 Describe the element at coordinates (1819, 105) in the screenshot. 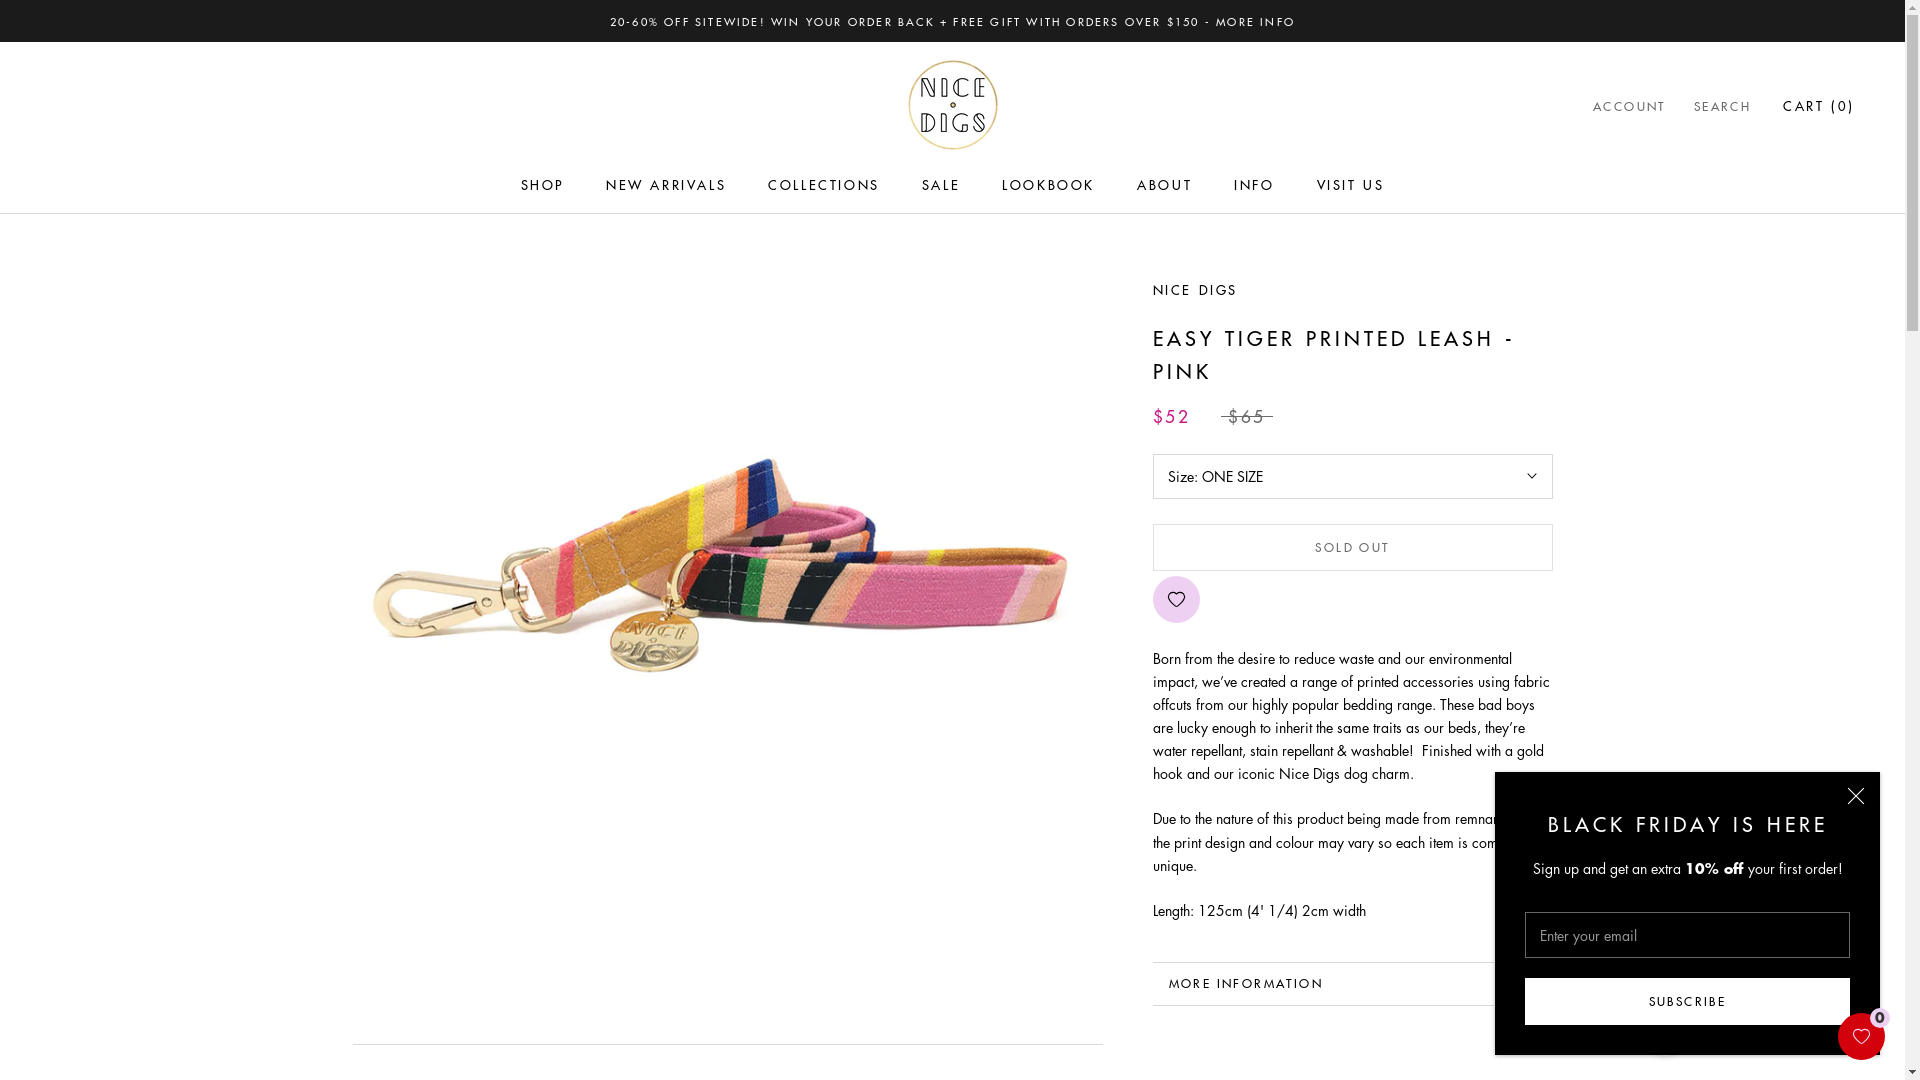

I see `'CART (0)'` at that location.